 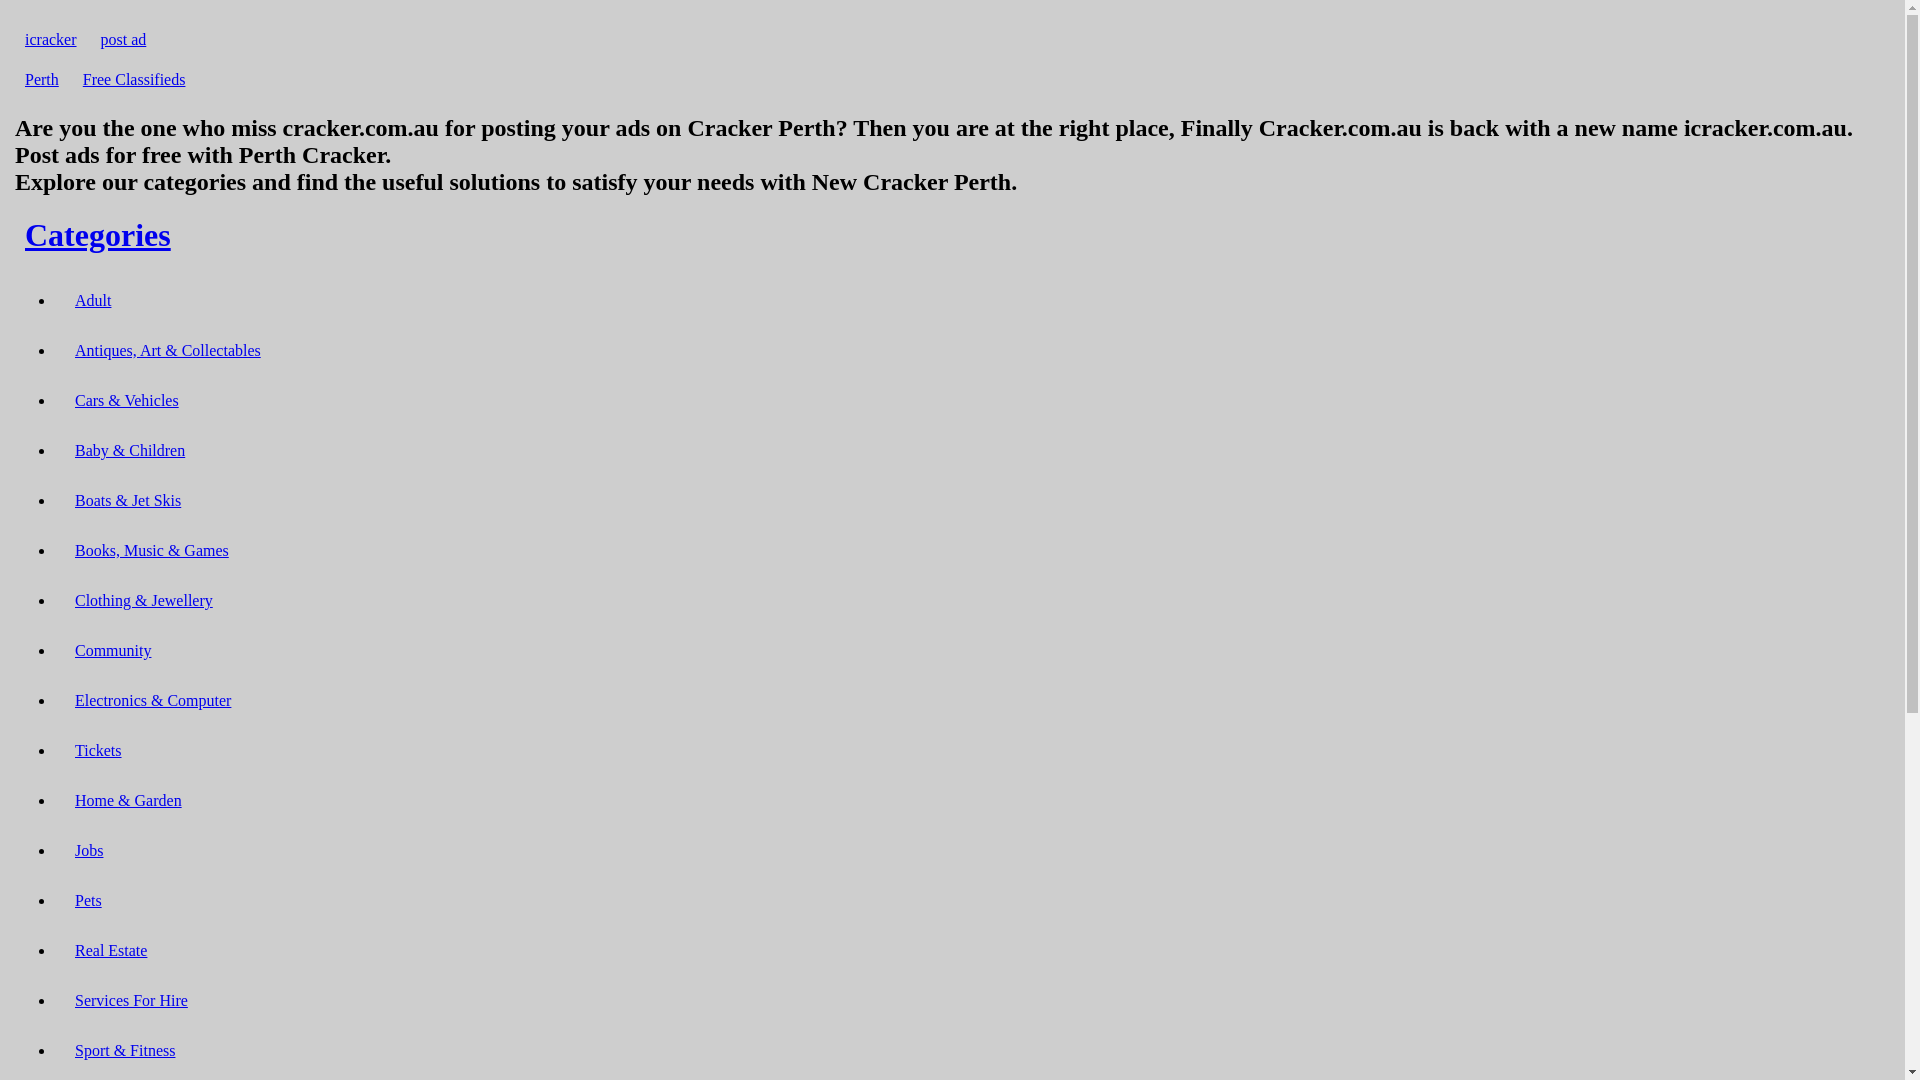 What do you see at coordinates (112, 650) in the screenshot?
I see `'Community'` at bounding box center [112, 650].